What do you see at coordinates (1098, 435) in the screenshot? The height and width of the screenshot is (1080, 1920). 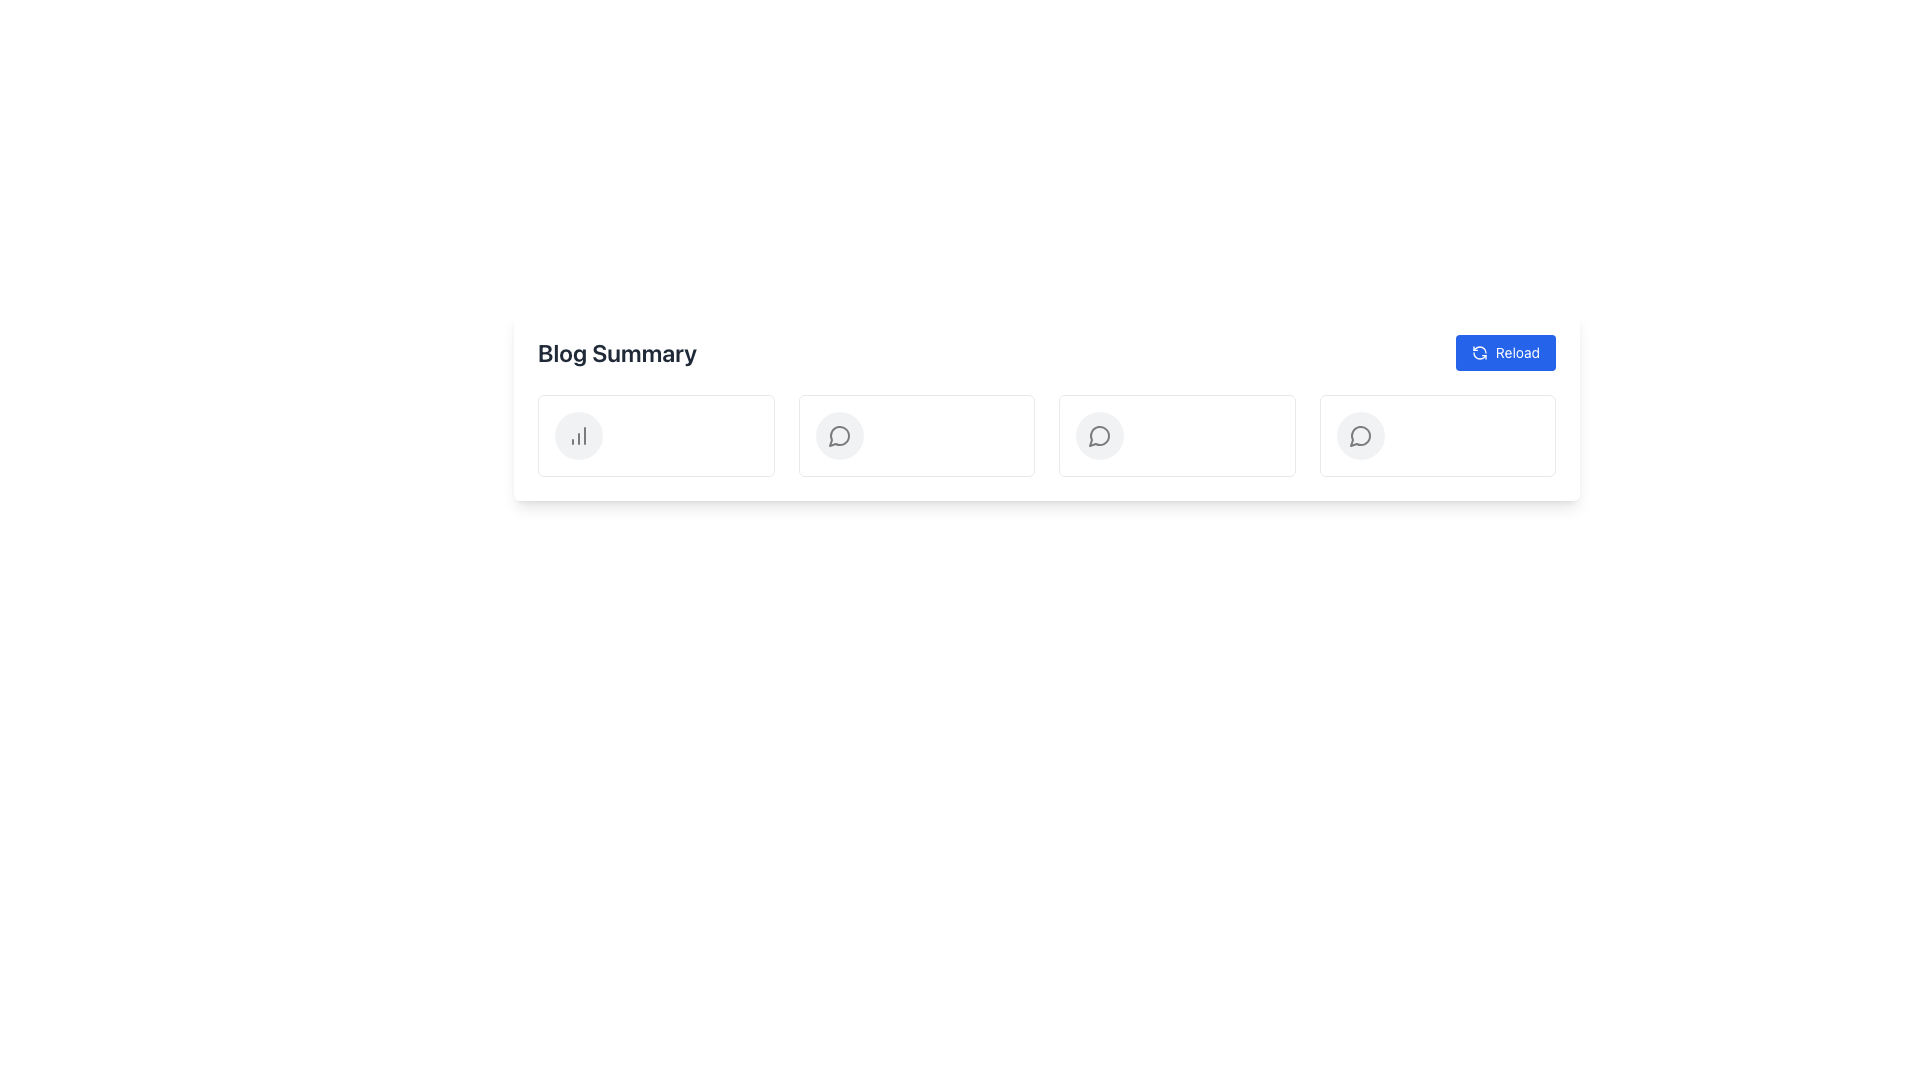 I see `the decorative icon located in the fourth box below the 'Blog Summary' title, which emphasizes chat or messaging functionality` at bounding box center [1098, 435].